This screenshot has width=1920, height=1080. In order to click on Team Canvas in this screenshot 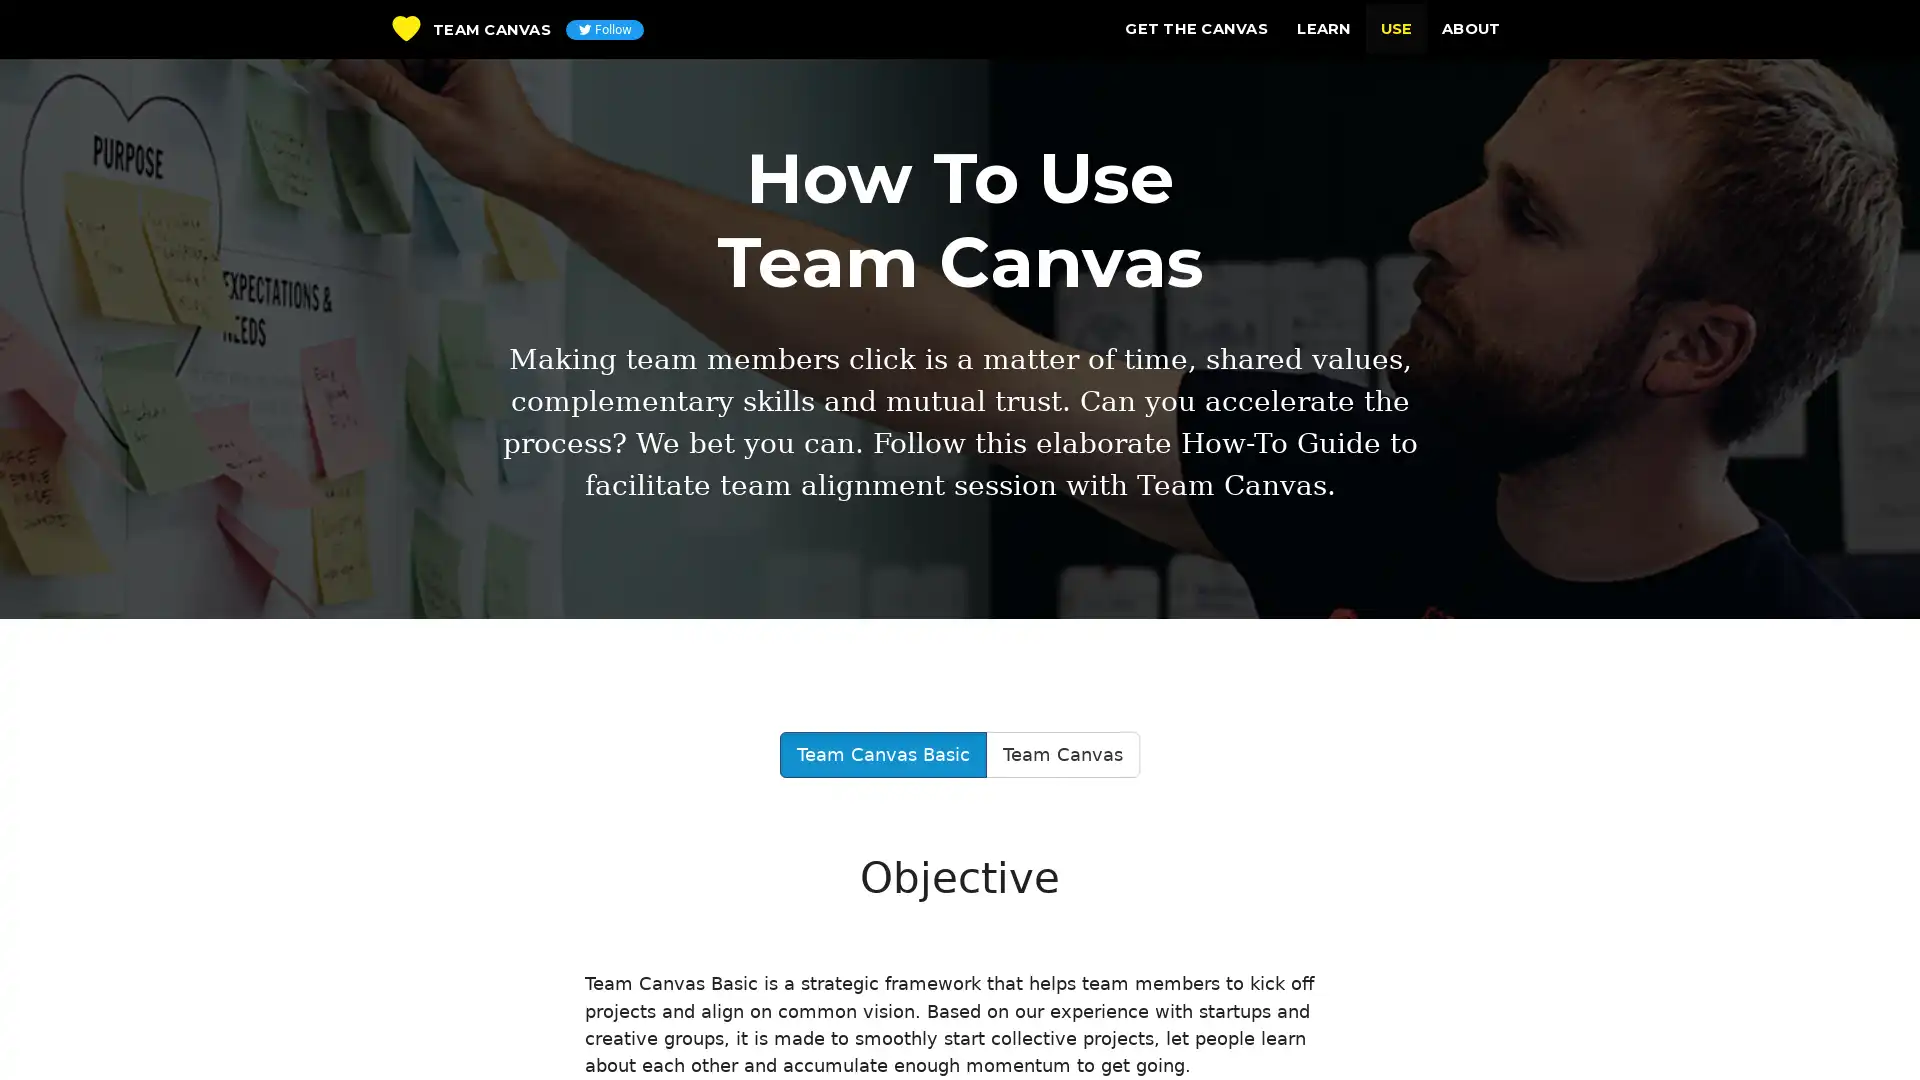, I will do `click(1061, 755)`.